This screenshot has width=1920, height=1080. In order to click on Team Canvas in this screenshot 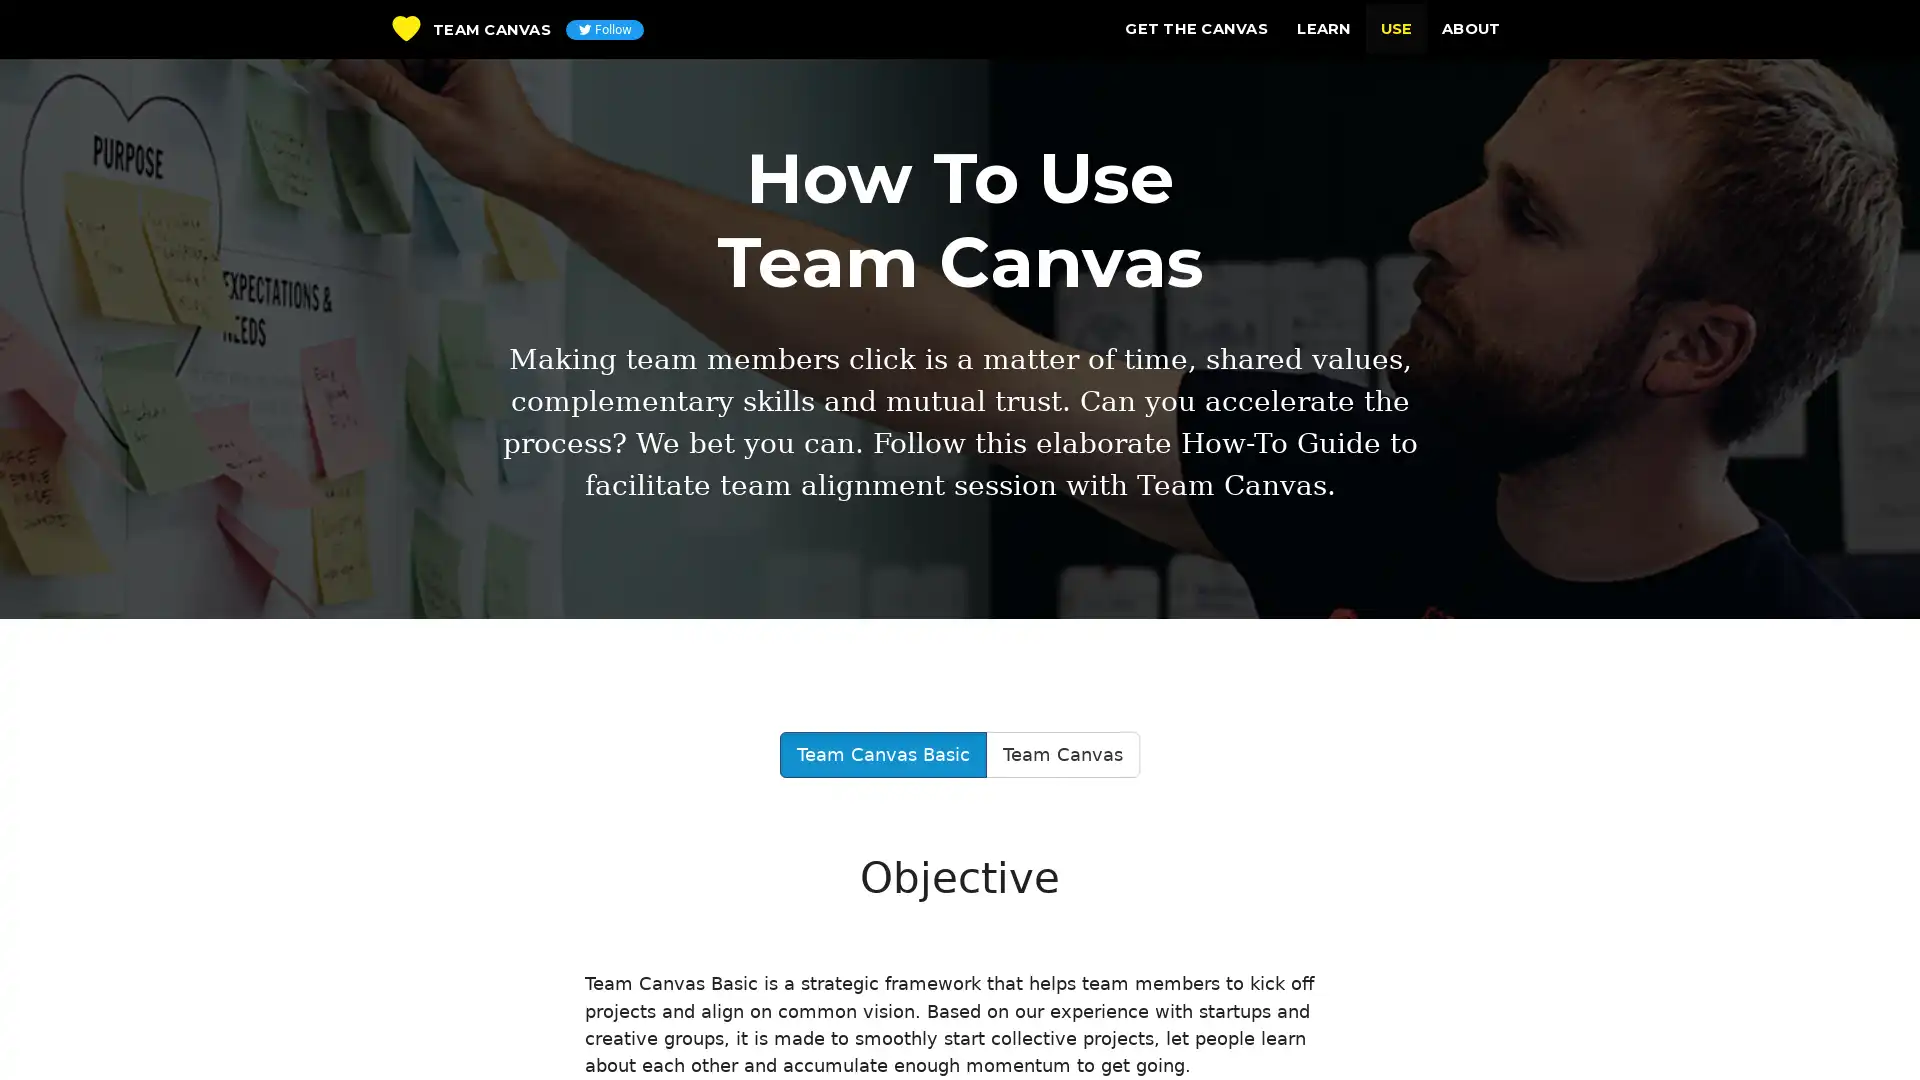, I will do `click(1061, 755)`.